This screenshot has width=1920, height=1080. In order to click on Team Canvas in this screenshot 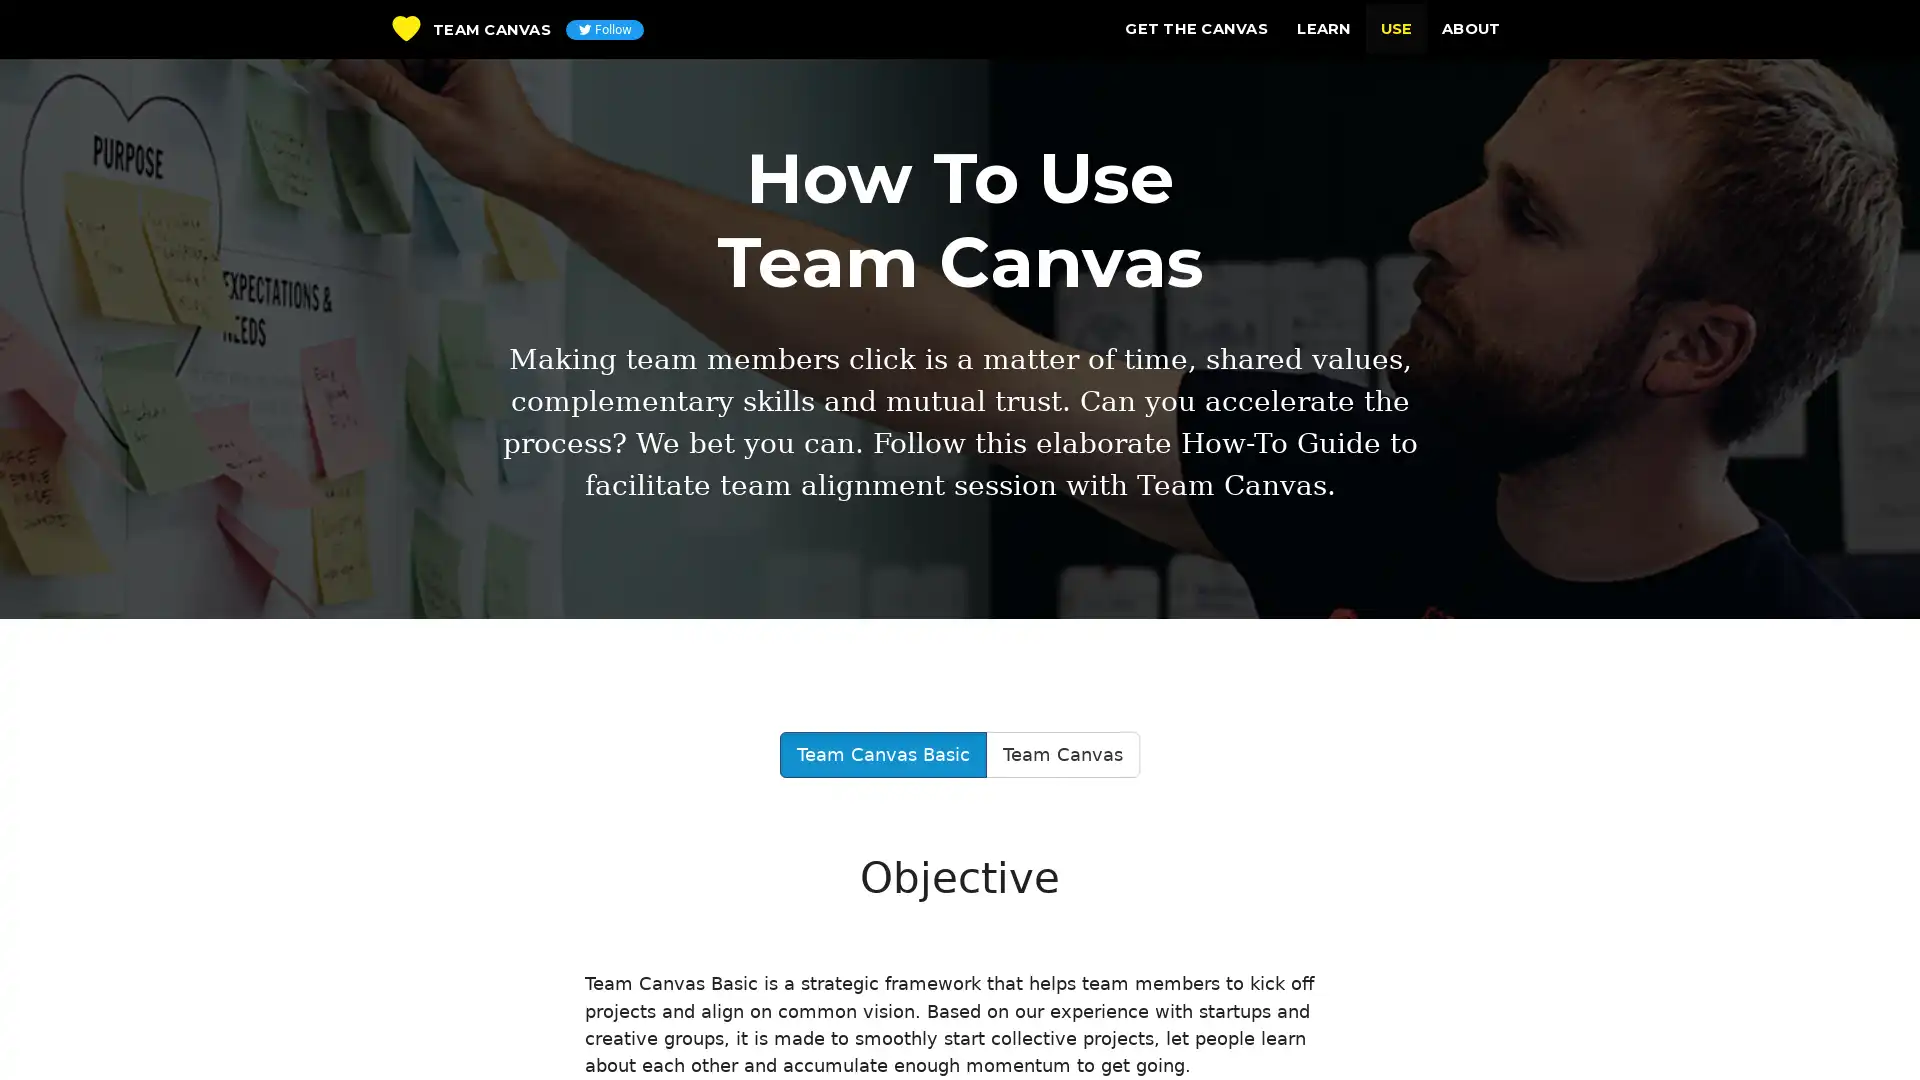, I will do `click(1061, 755)`.